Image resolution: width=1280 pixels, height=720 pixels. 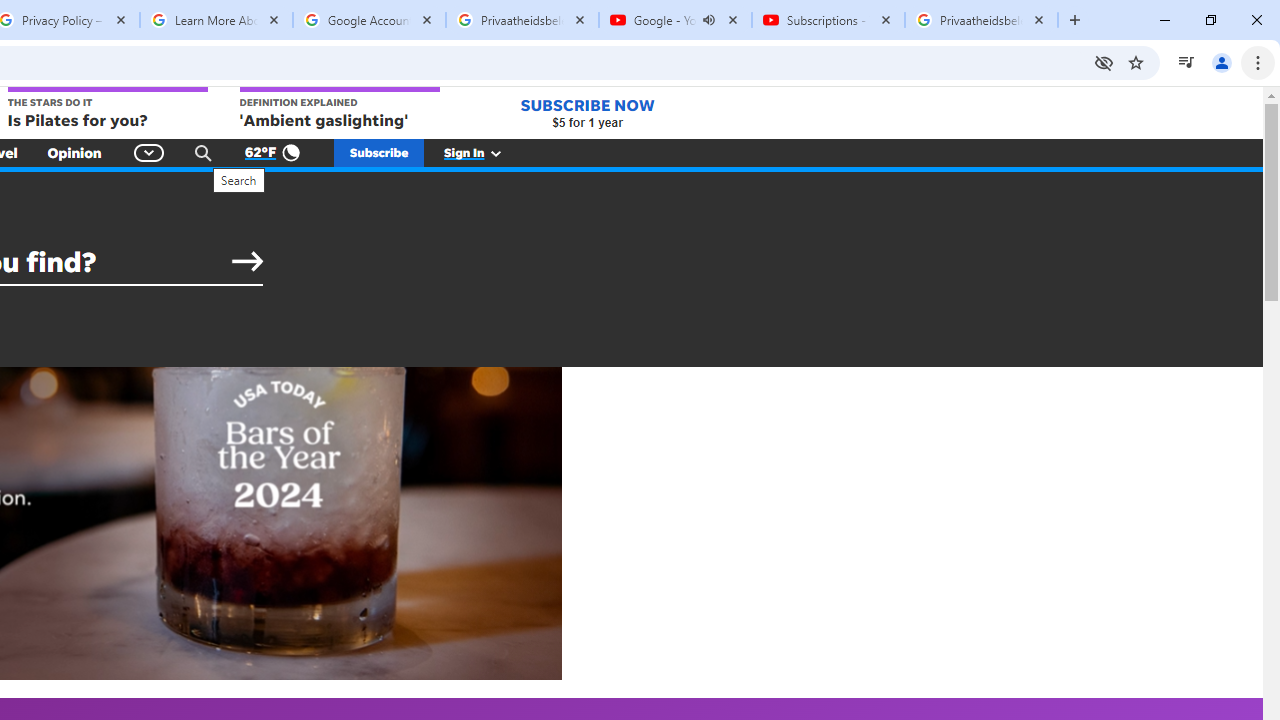 What do you see at coordinates (483, 152) in the screenshot?
I see `'Sign In'` at bounding box center [483, 152].